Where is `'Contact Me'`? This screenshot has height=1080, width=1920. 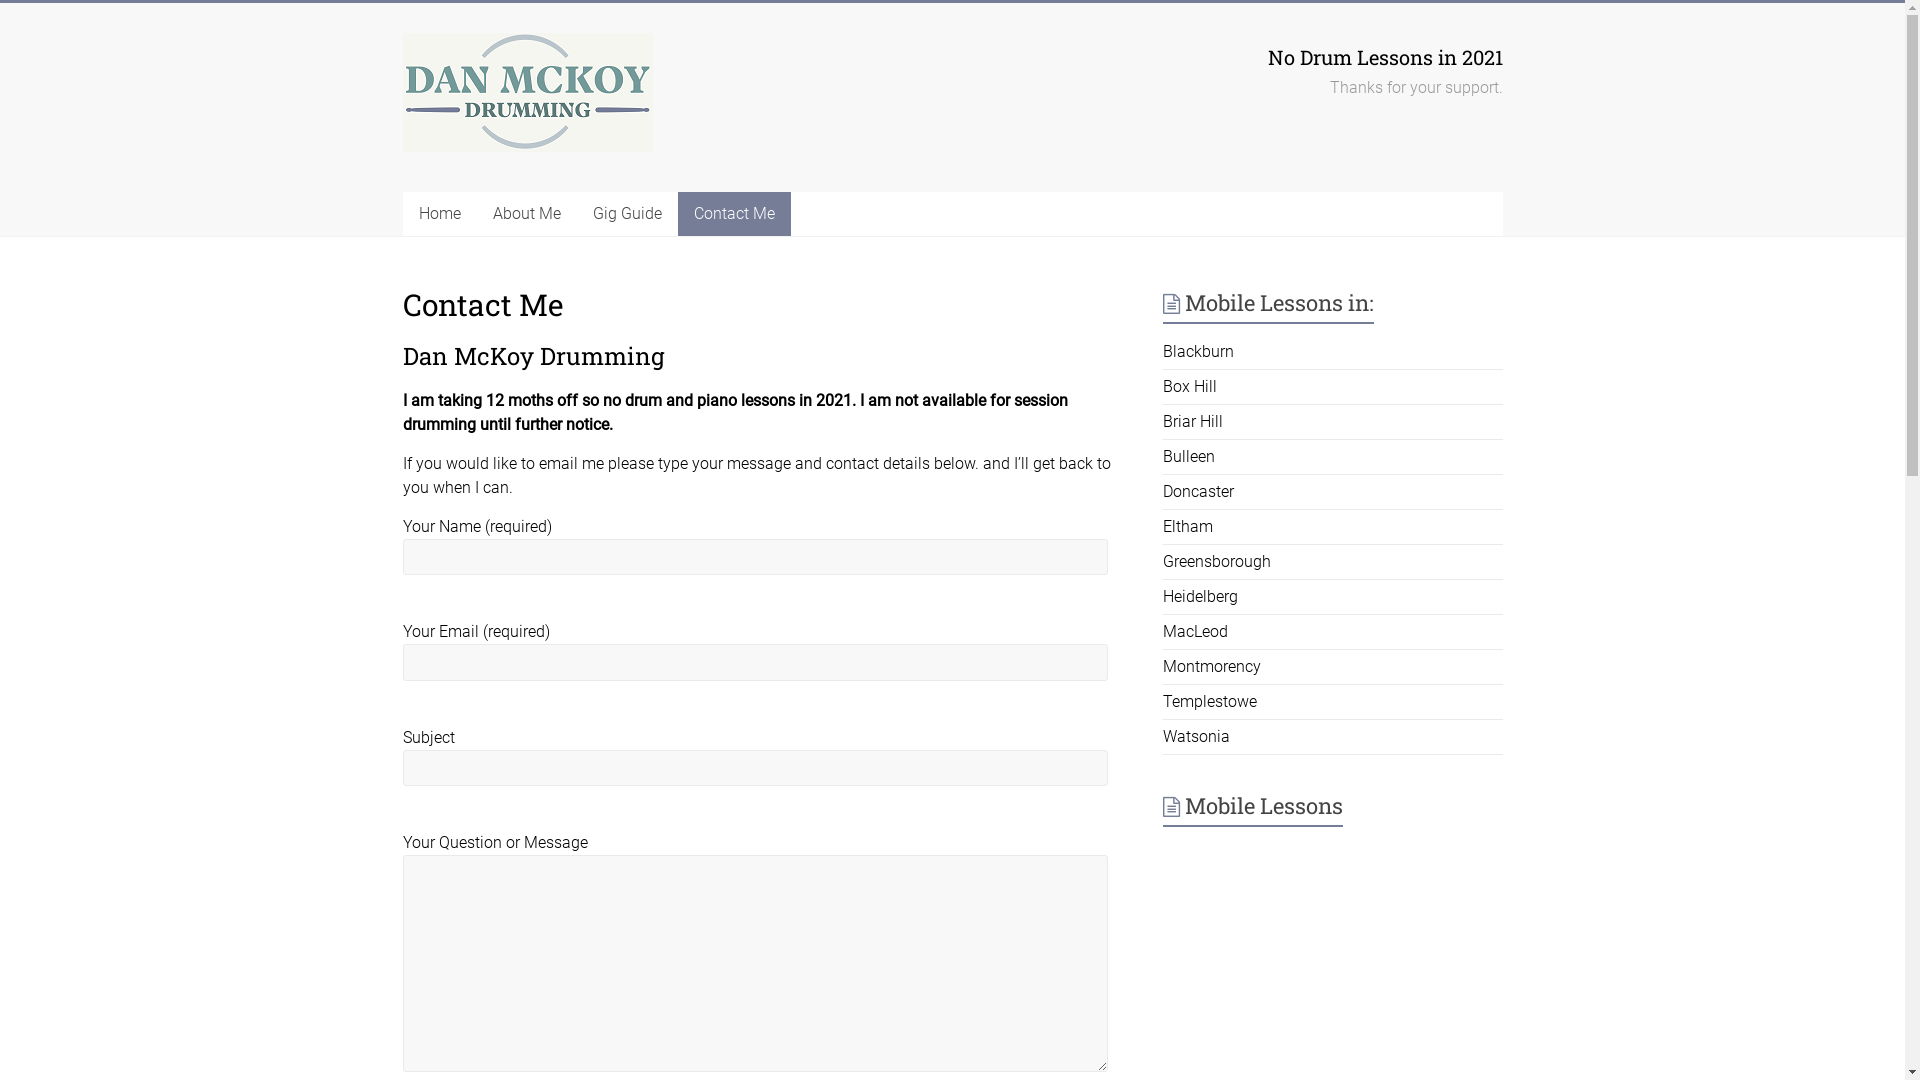 'Contact Me' is located at coordinates (677, 213).